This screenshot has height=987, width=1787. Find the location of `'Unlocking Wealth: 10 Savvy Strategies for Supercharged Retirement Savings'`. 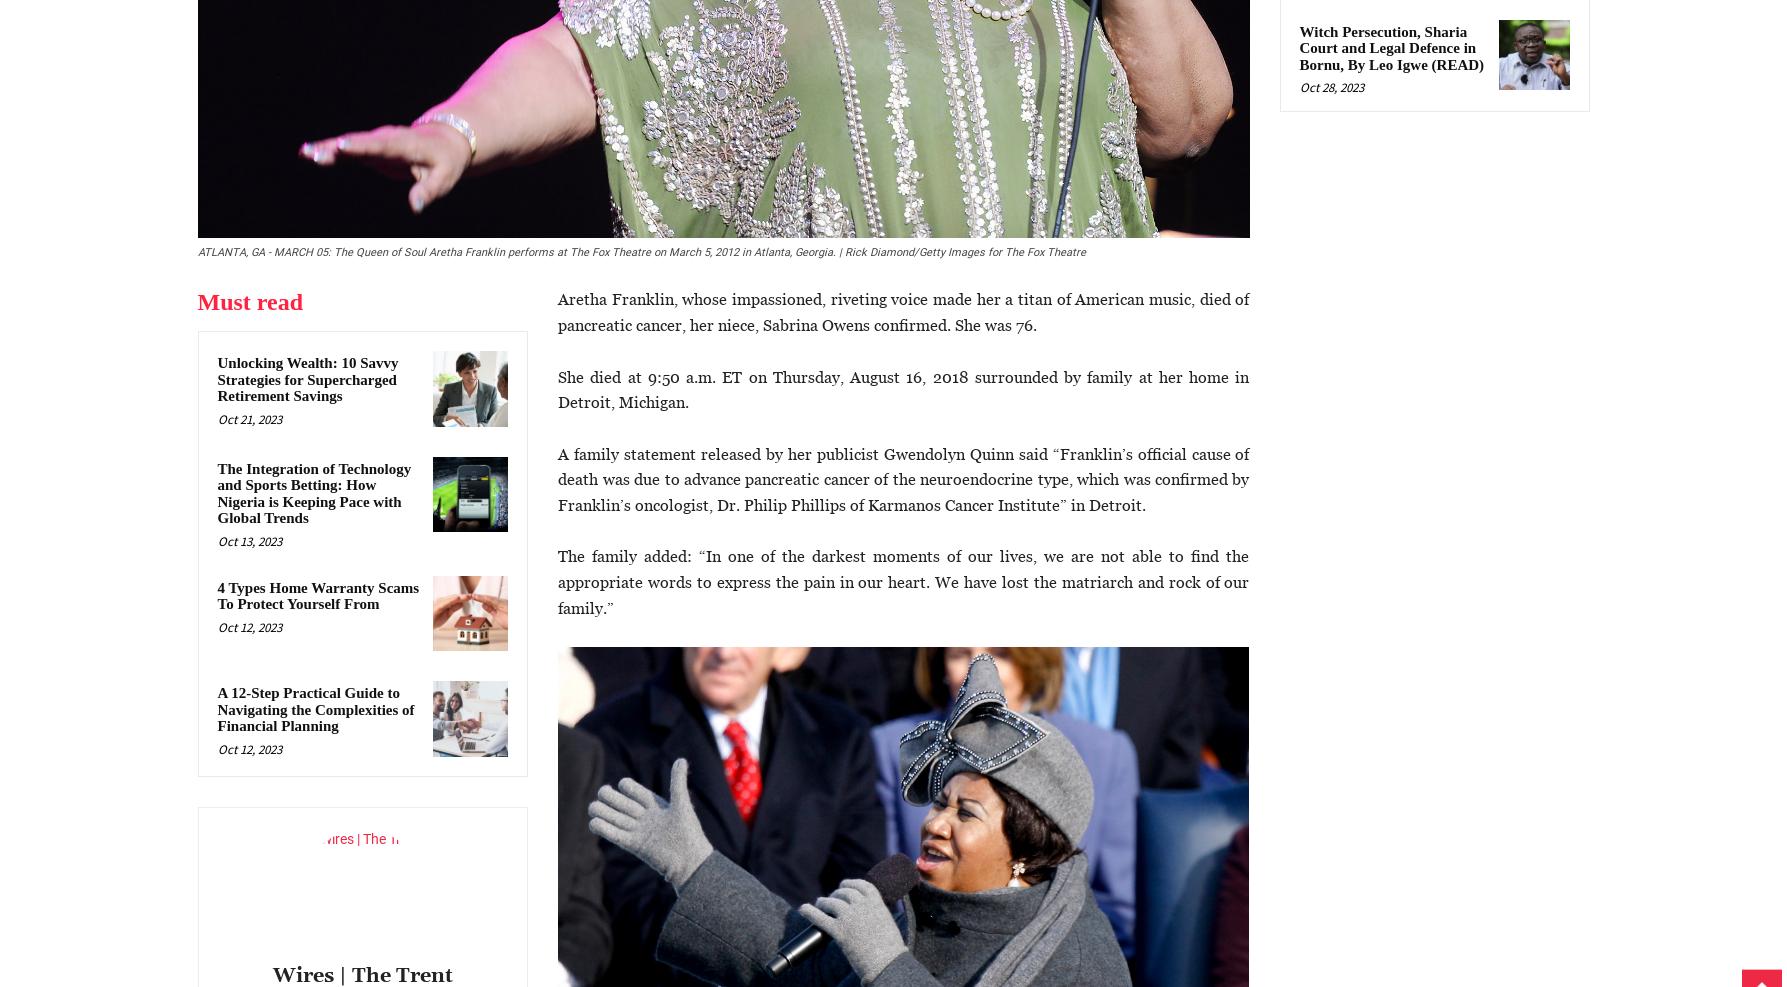

'Unlocking Wealth: 10 Savvy Strategies for Supercharged Retirement Savings' is located at coordinates (306, 379).